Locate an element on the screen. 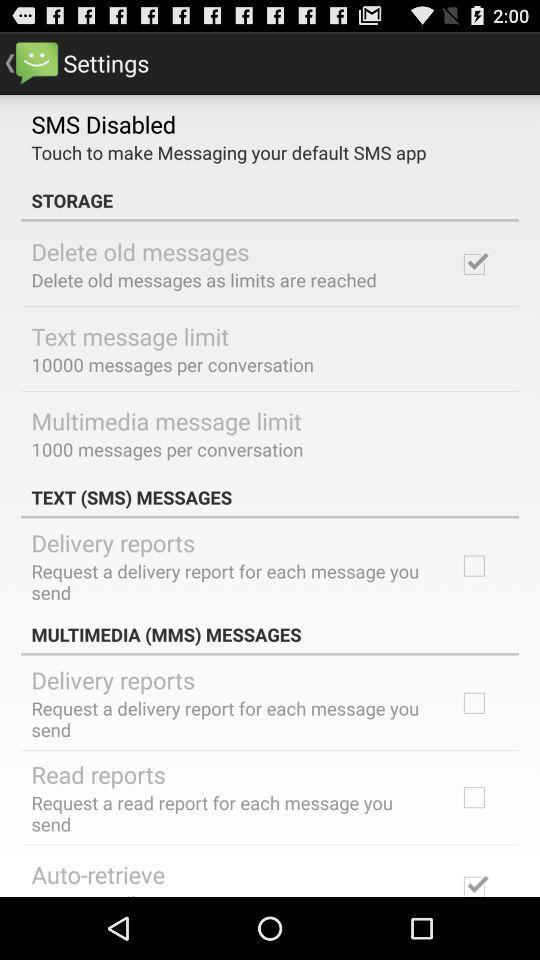 The width and height of the screenshot is (540, 960). app below sms disabled is located at coordinates (227, 151).